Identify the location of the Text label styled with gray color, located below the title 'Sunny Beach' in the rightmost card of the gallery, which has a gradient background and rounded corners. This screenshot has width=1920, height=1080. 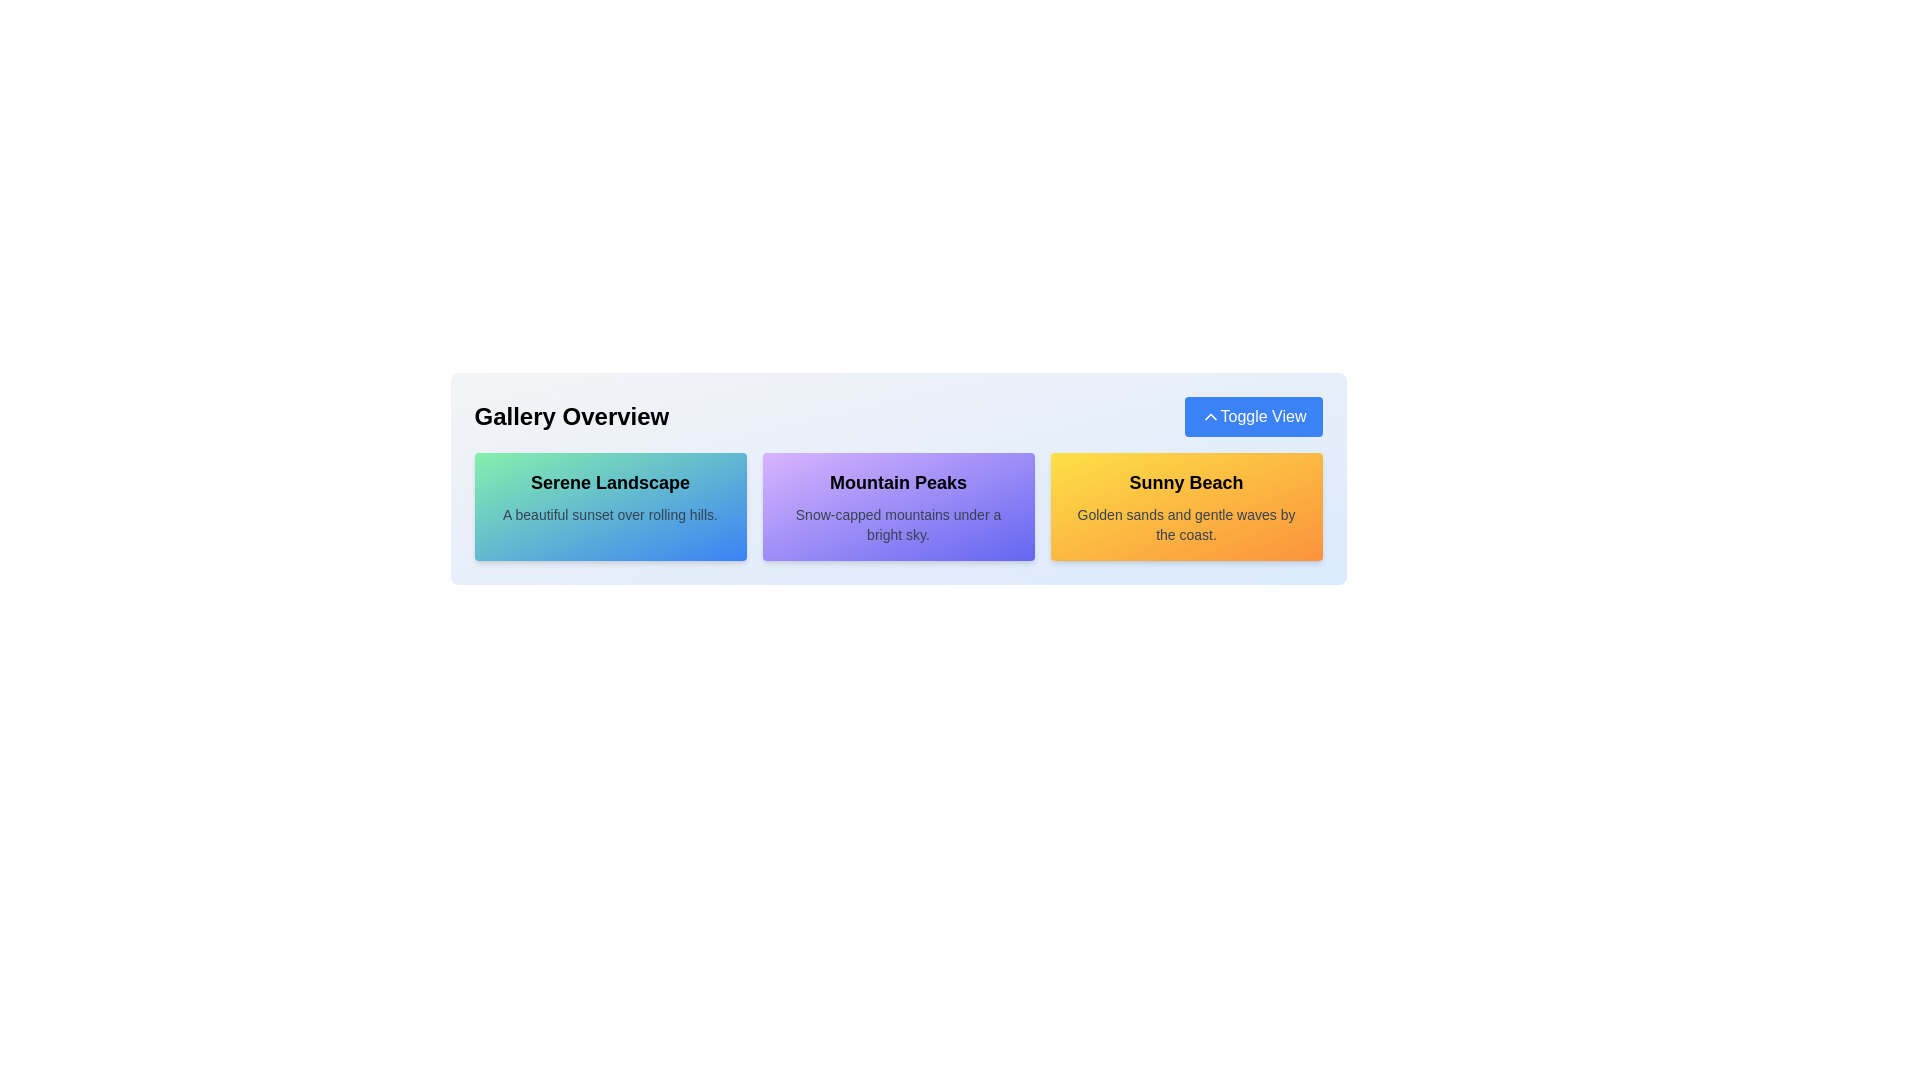
(1186, 523).